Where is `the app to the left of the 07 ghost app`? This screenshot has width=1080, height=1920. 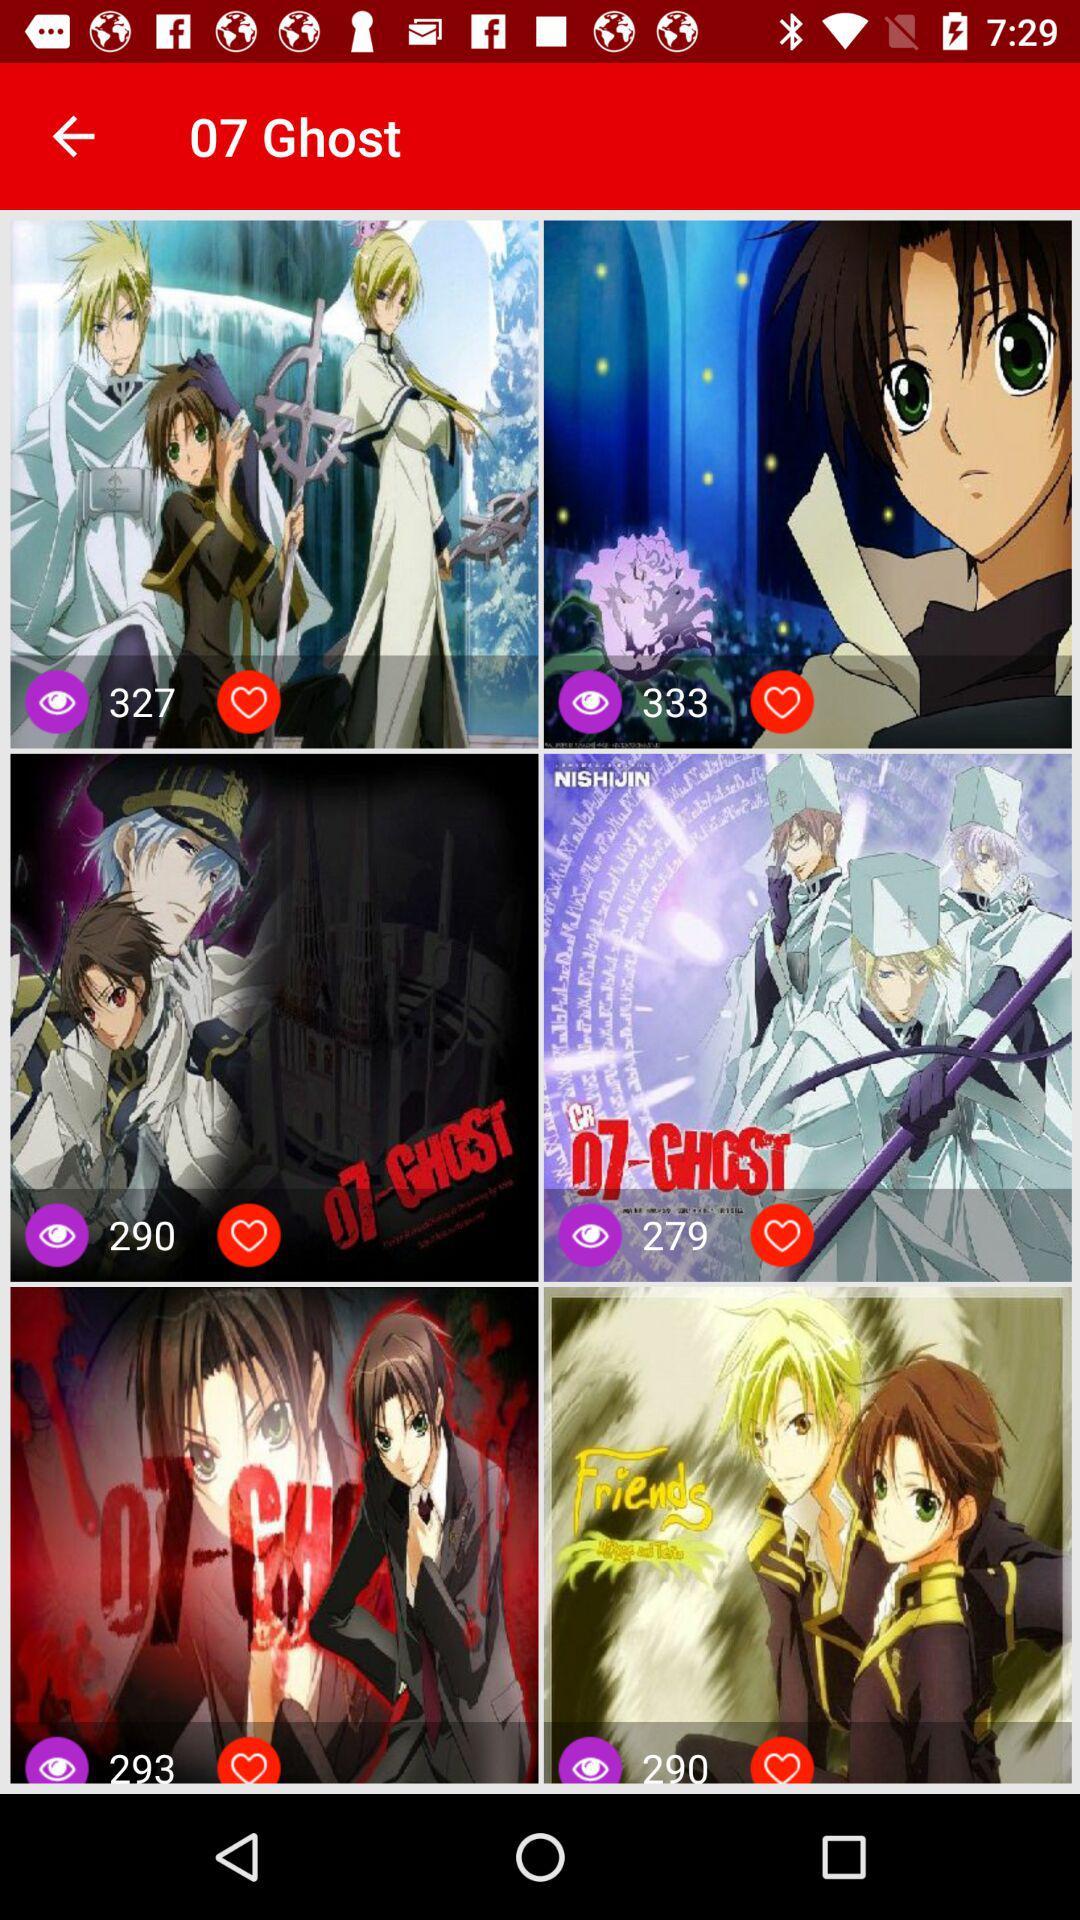 the app to the left of the 07 ghost app is located at coordinates (72, 135).